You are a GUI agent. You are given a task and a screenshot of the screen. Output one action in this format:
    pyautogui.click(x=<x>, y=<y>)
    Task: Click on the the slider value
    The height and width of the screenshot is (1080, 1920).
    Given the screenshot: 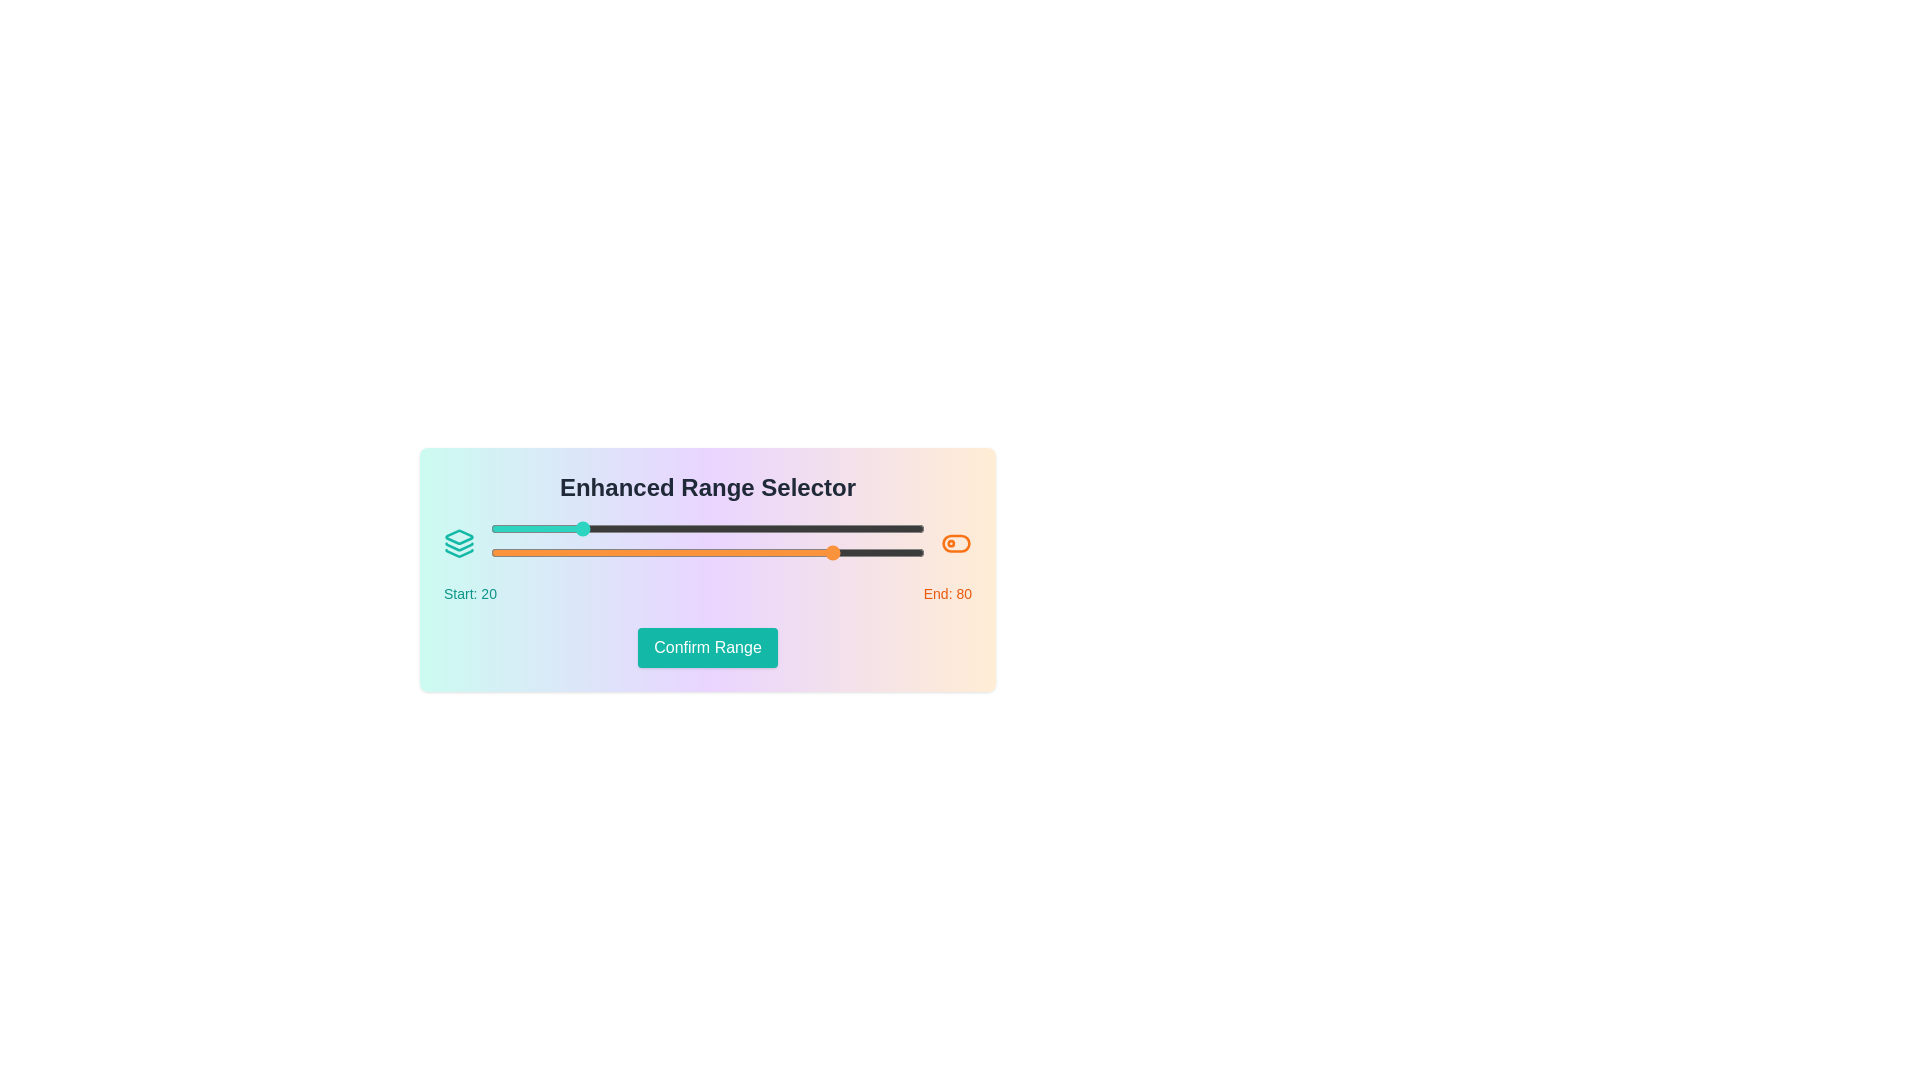 What is the action you would take?
    pyautogui.click(x=607, y=552)
    